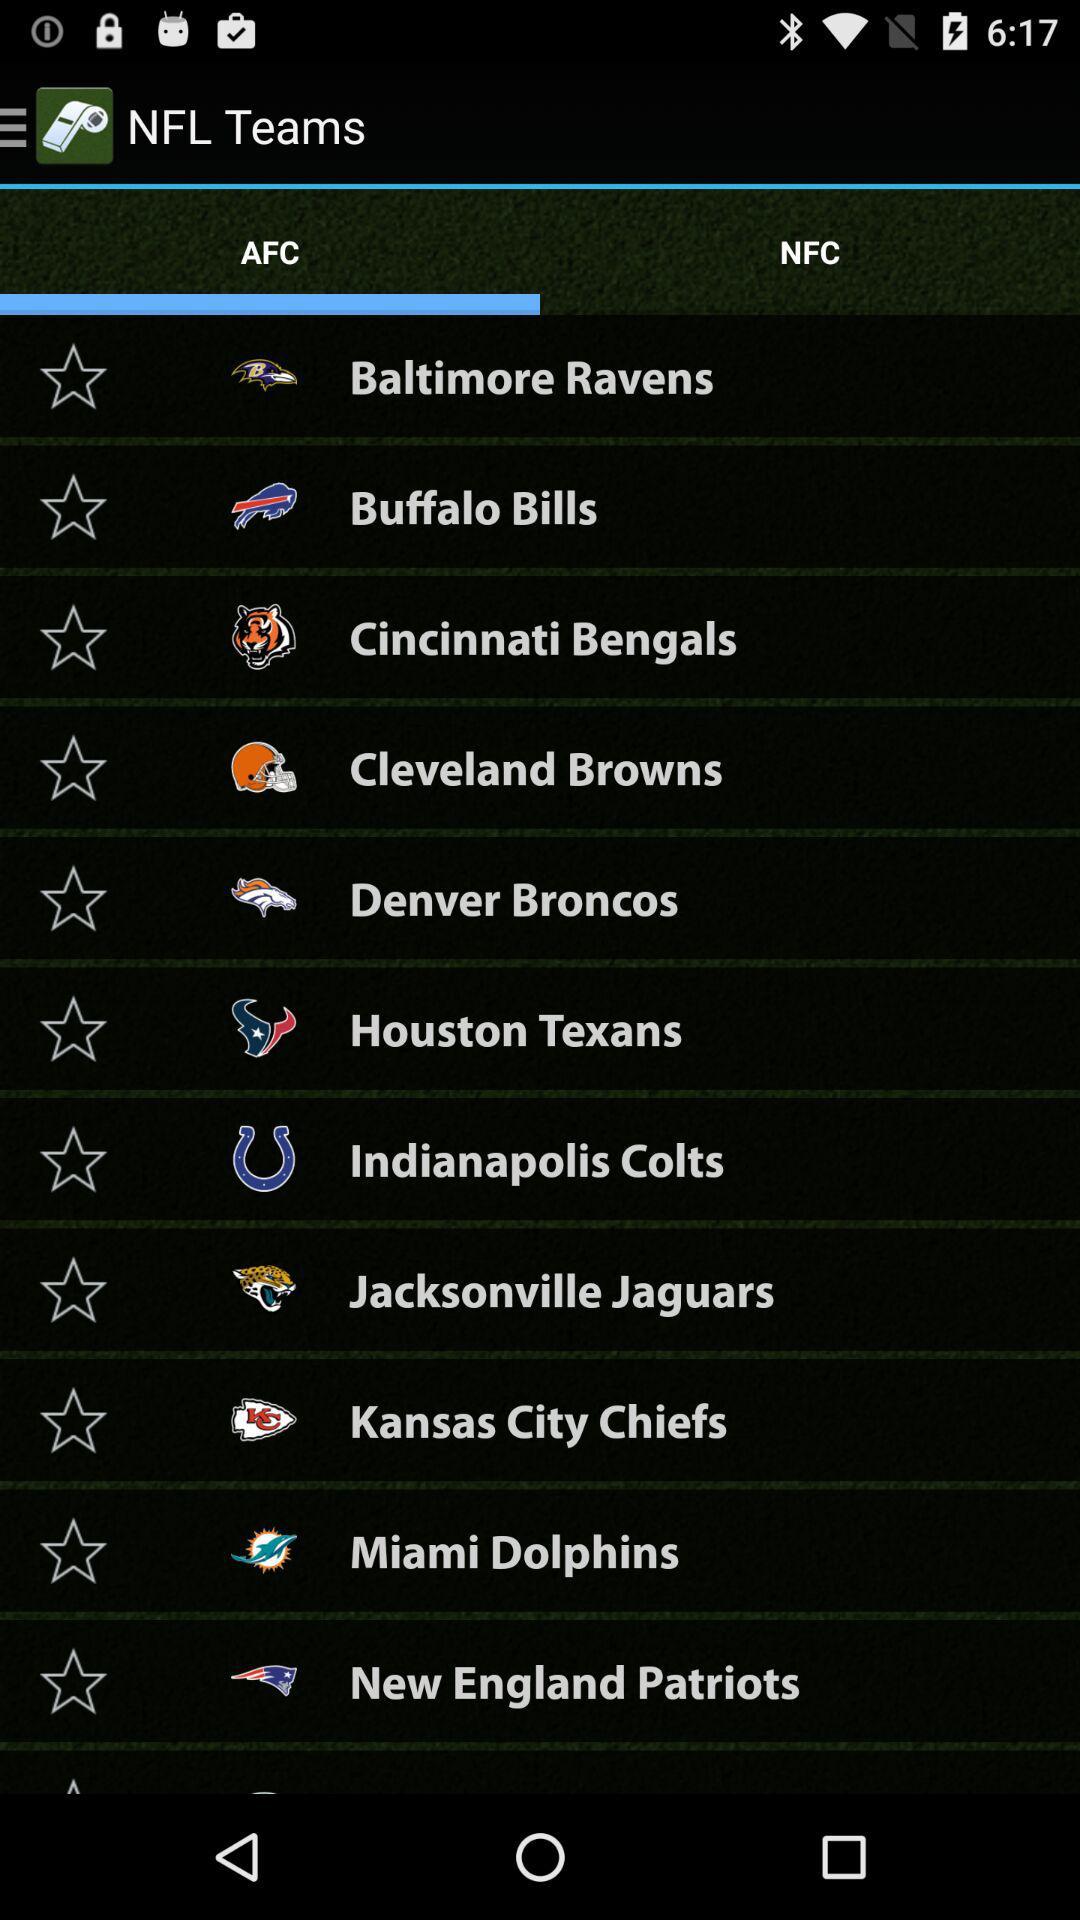 Image resolution: width=1080 pixels, height=1920 pixels. Describe the element at coordinates (72, 635) in the screenshot. I see `bengals` at that location.